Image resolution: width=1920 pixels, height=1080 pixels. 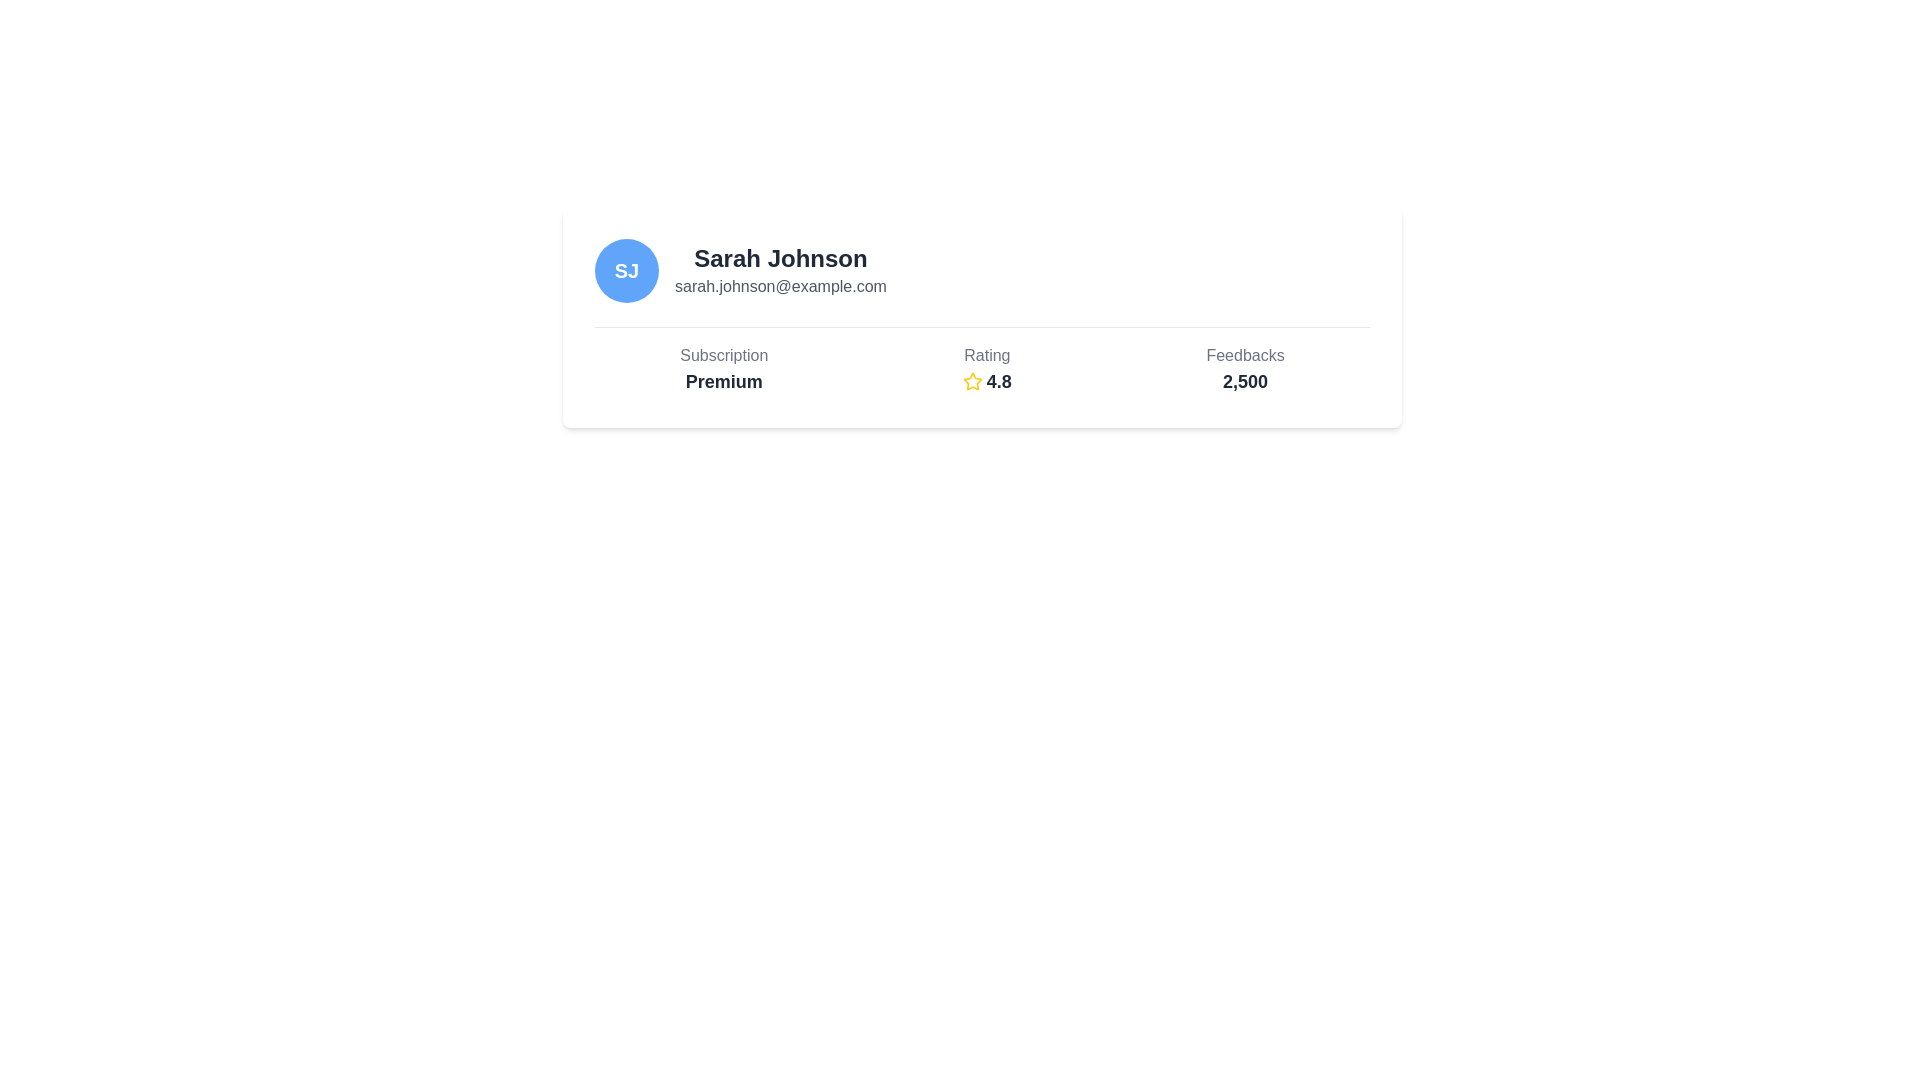 What do you see at coordinates (626, 270) in the screenshot?
I see `the circular blue avatar with white bold initials 'SJ' located at the top-left of the profile card` at bounding box center [626, 270].